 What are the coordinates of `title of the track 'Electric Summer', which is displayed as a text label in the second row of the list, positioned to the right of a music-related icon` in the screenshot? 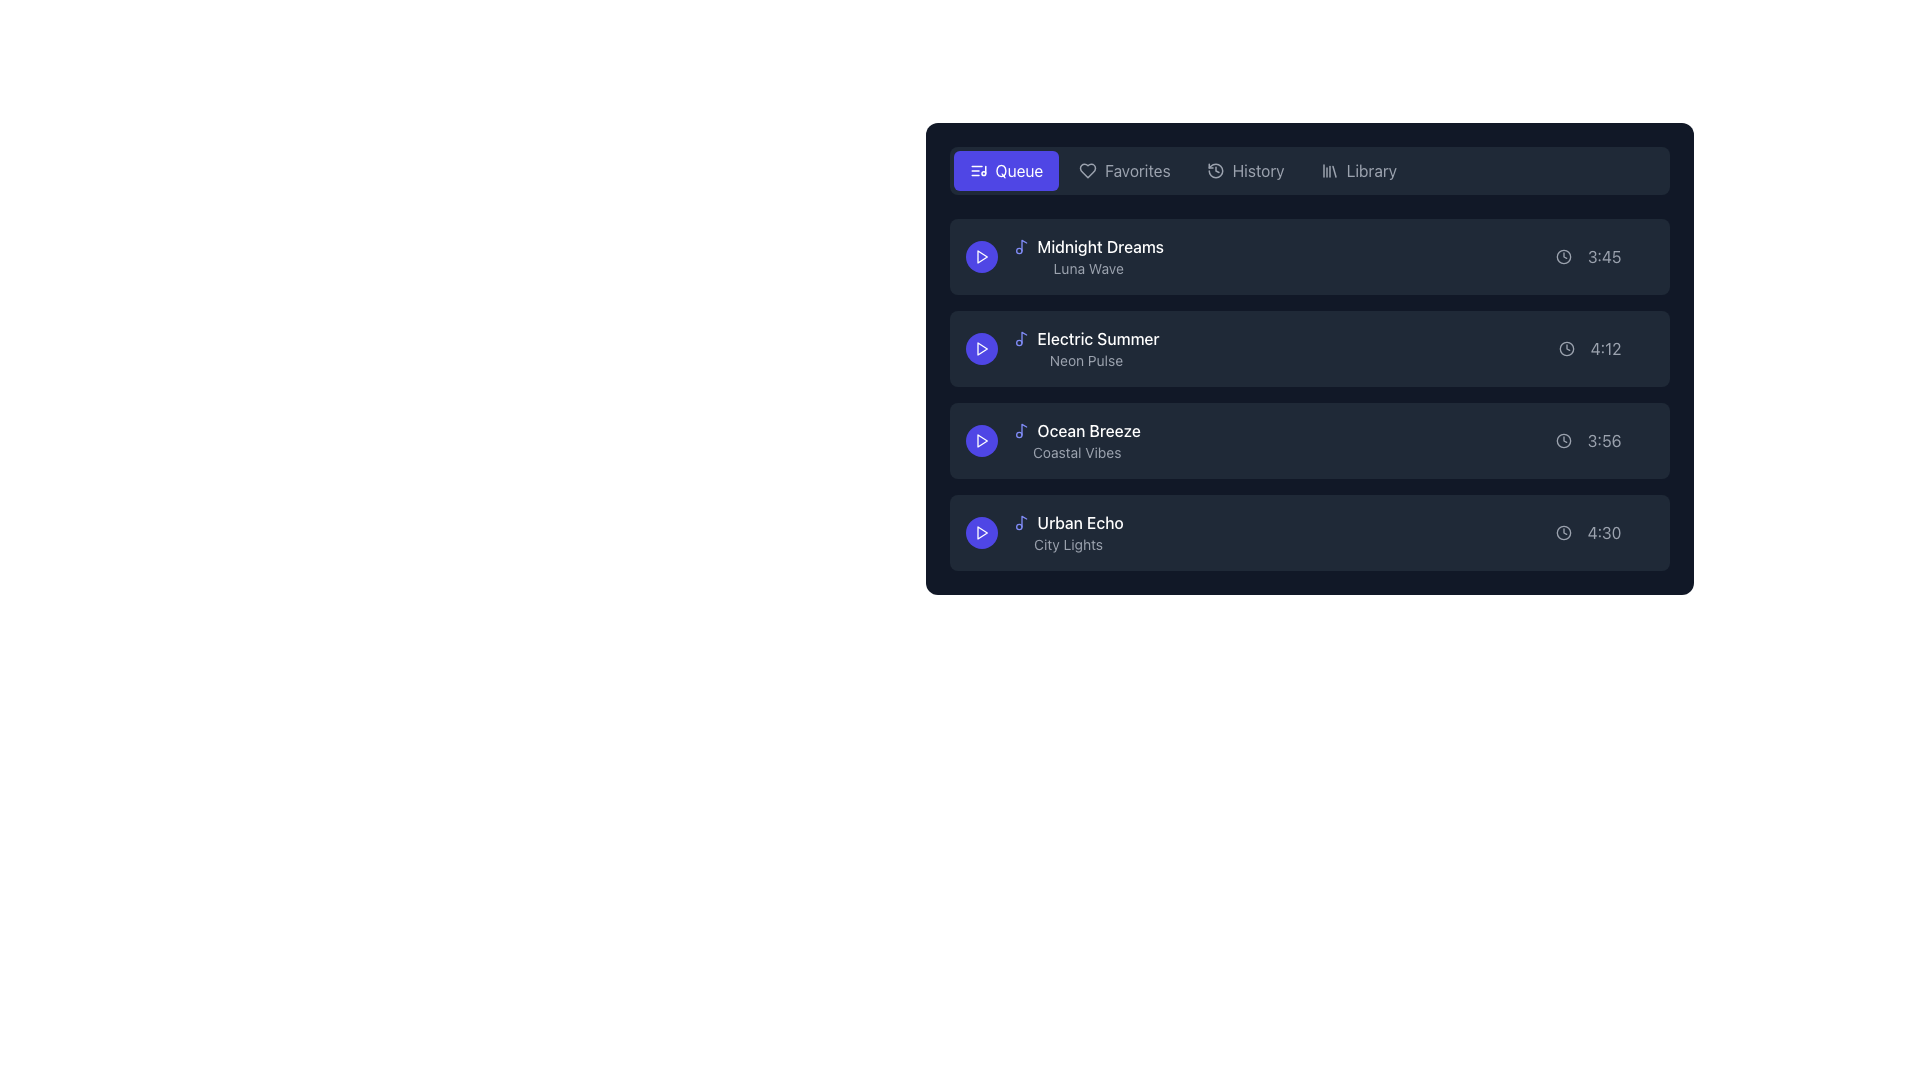 It's located at (1097, 338).